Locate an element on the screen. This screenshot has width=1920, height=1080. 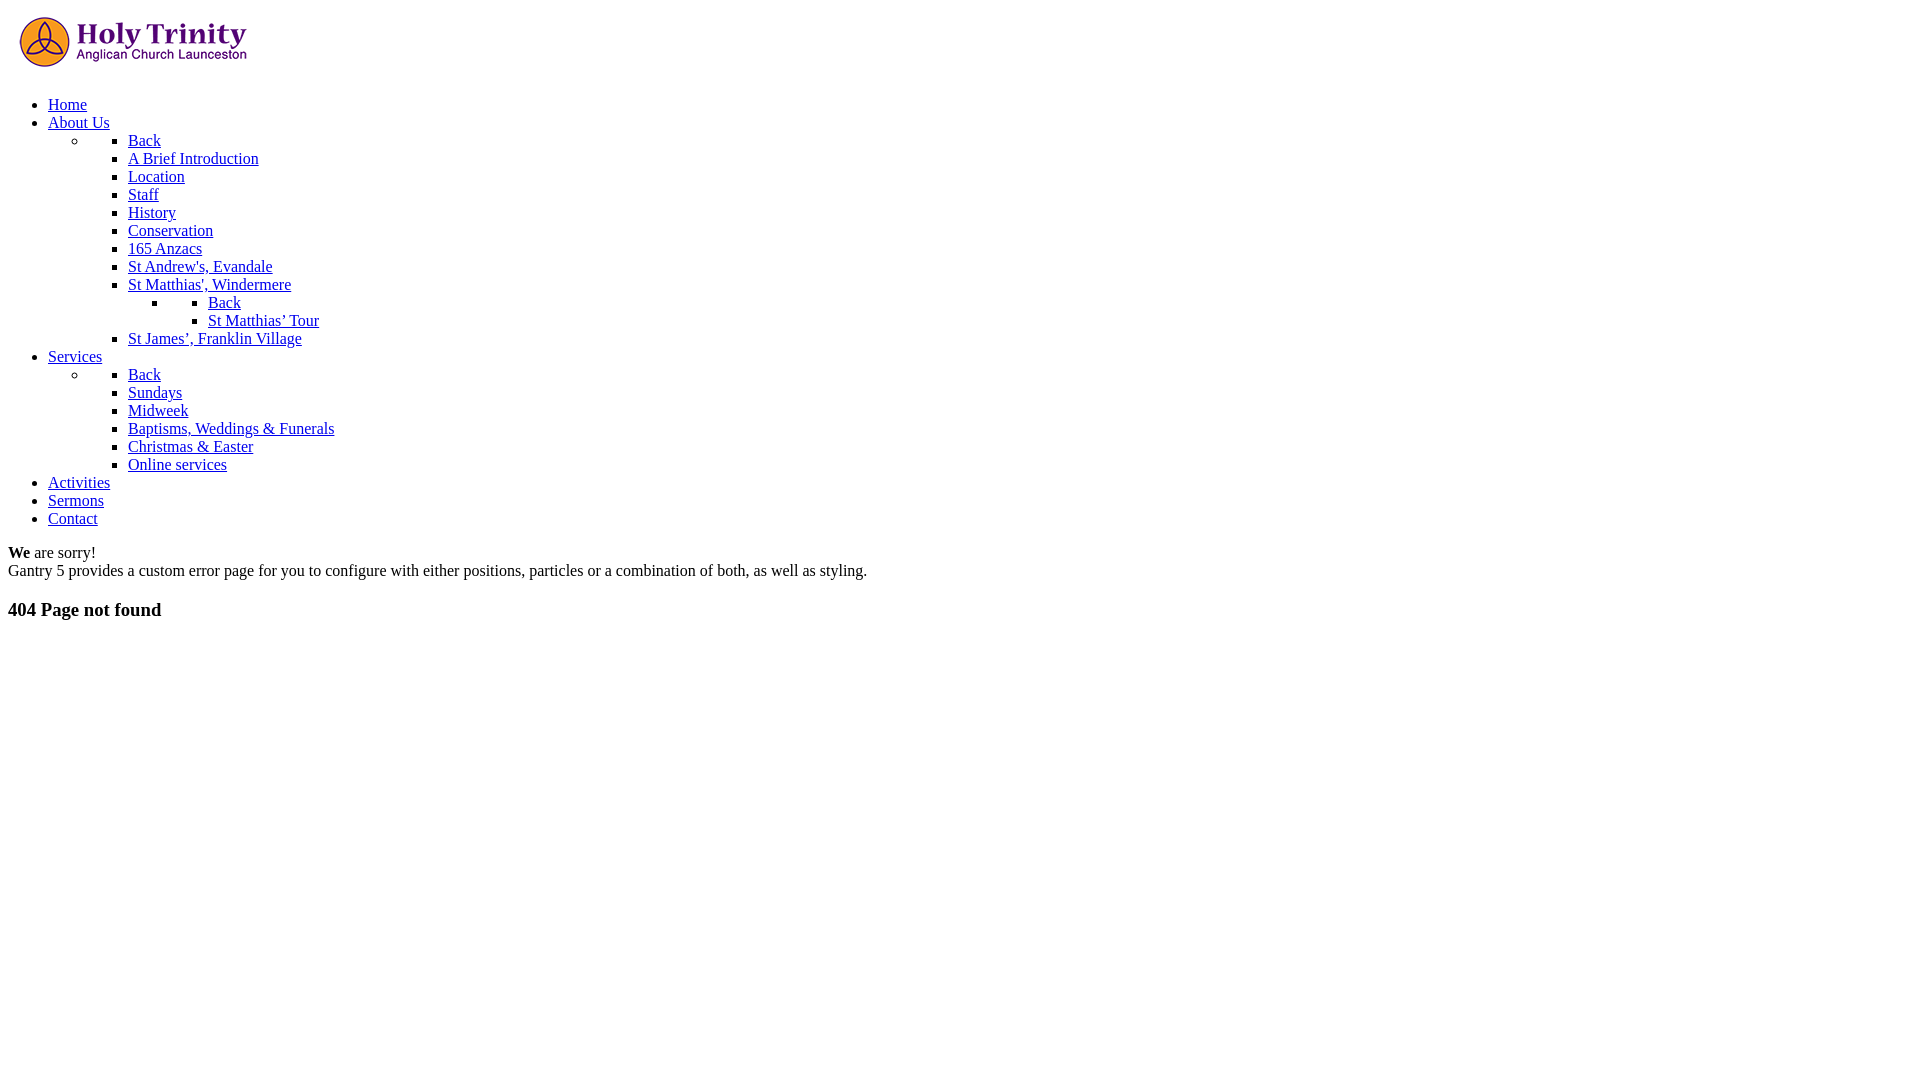
'Activities' is located at coordinates (78, 482).